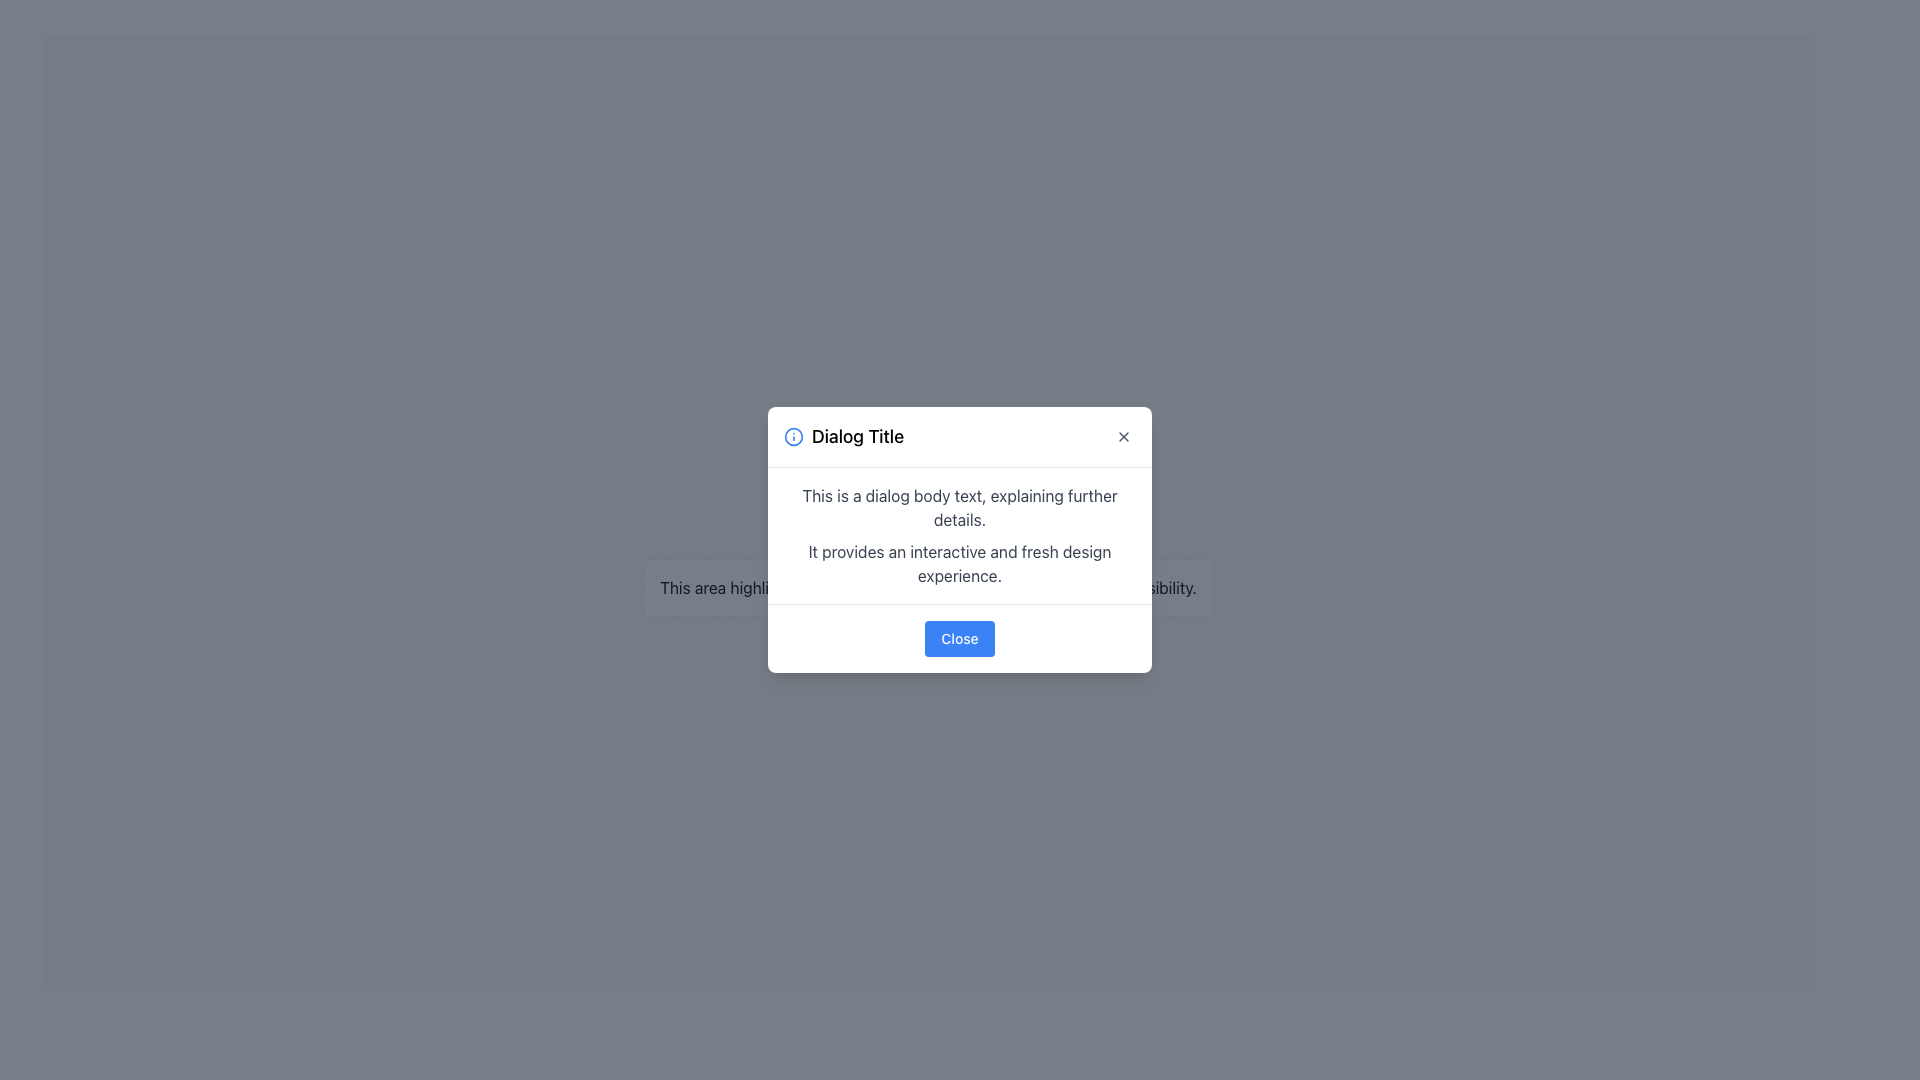 The width and height of the screenshot is (1920, 1080). I want to click on text label displaying 'Dialog Title' located in the dialog header, which is styled with a medium-bold font and positioned to the right of a blue icon, so click(858, 435).